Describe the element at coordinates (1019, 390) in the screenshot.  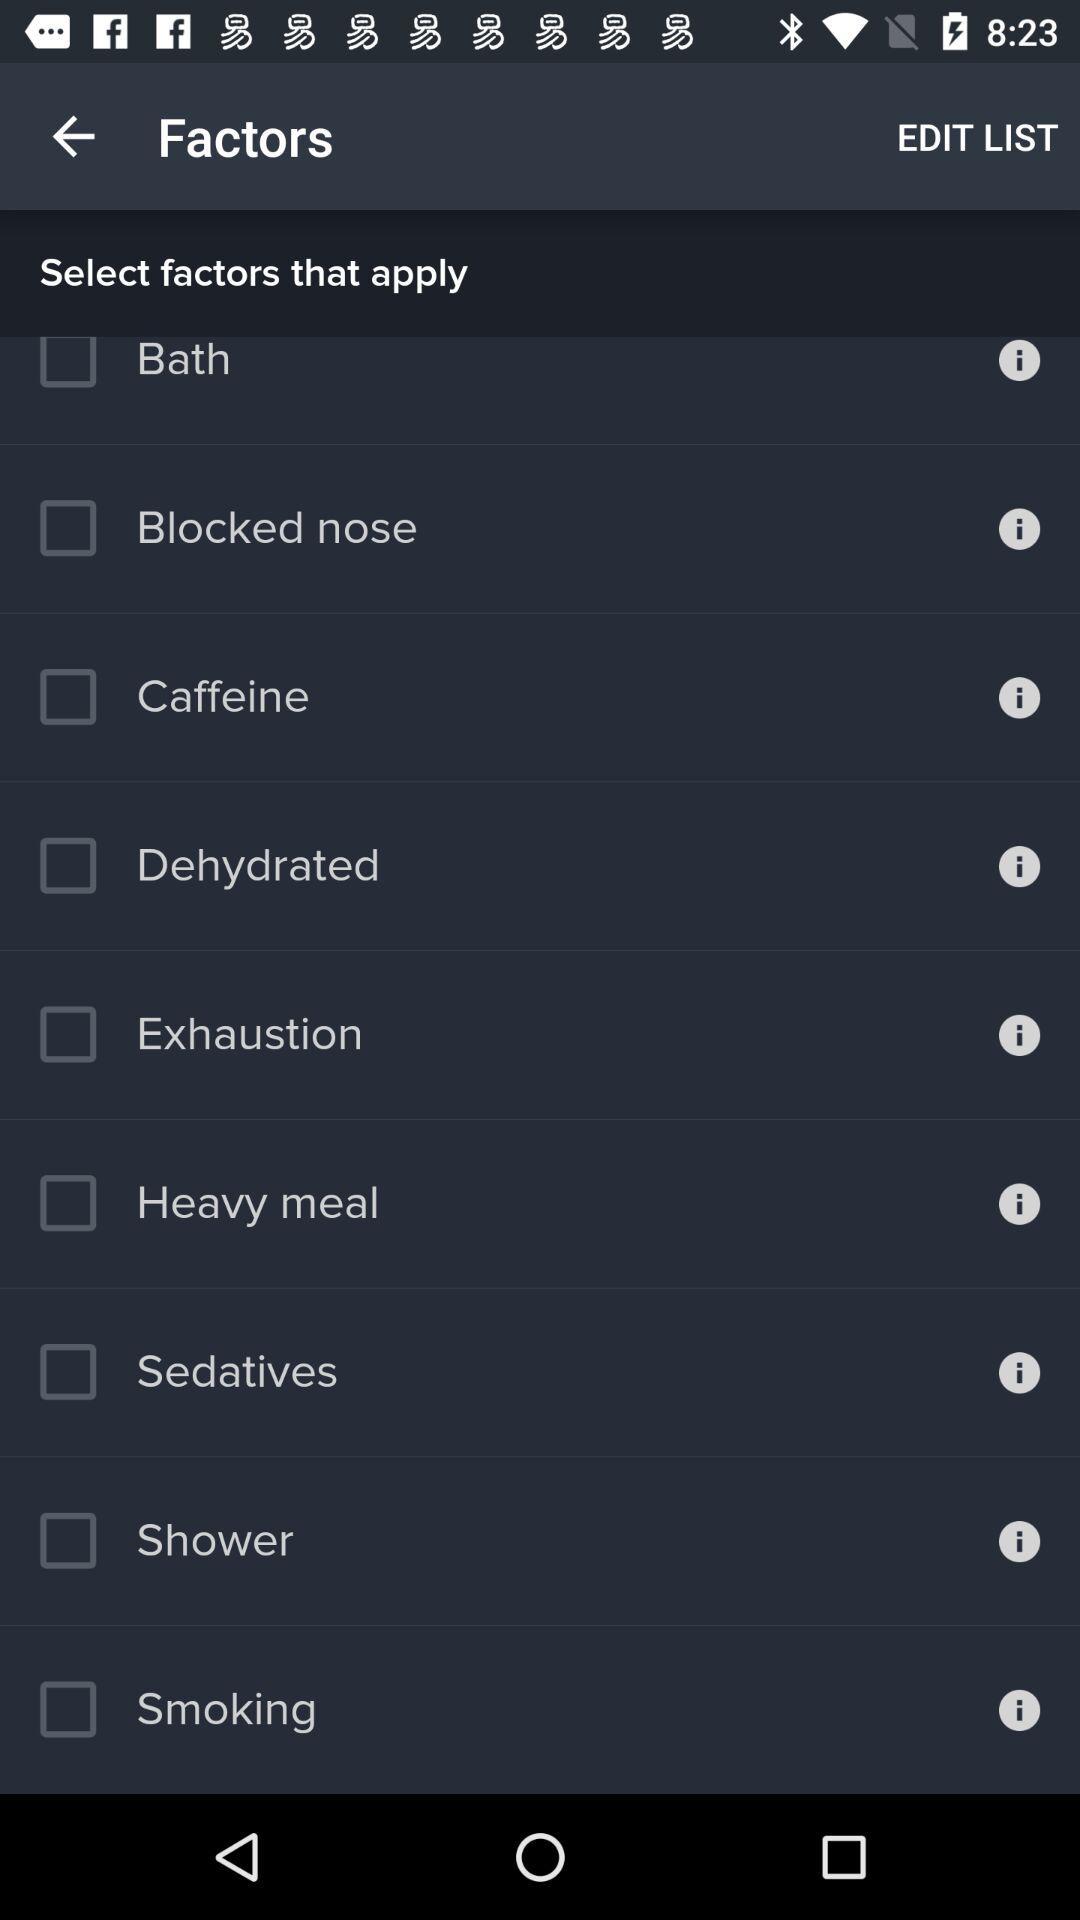
I see `information` at that location.